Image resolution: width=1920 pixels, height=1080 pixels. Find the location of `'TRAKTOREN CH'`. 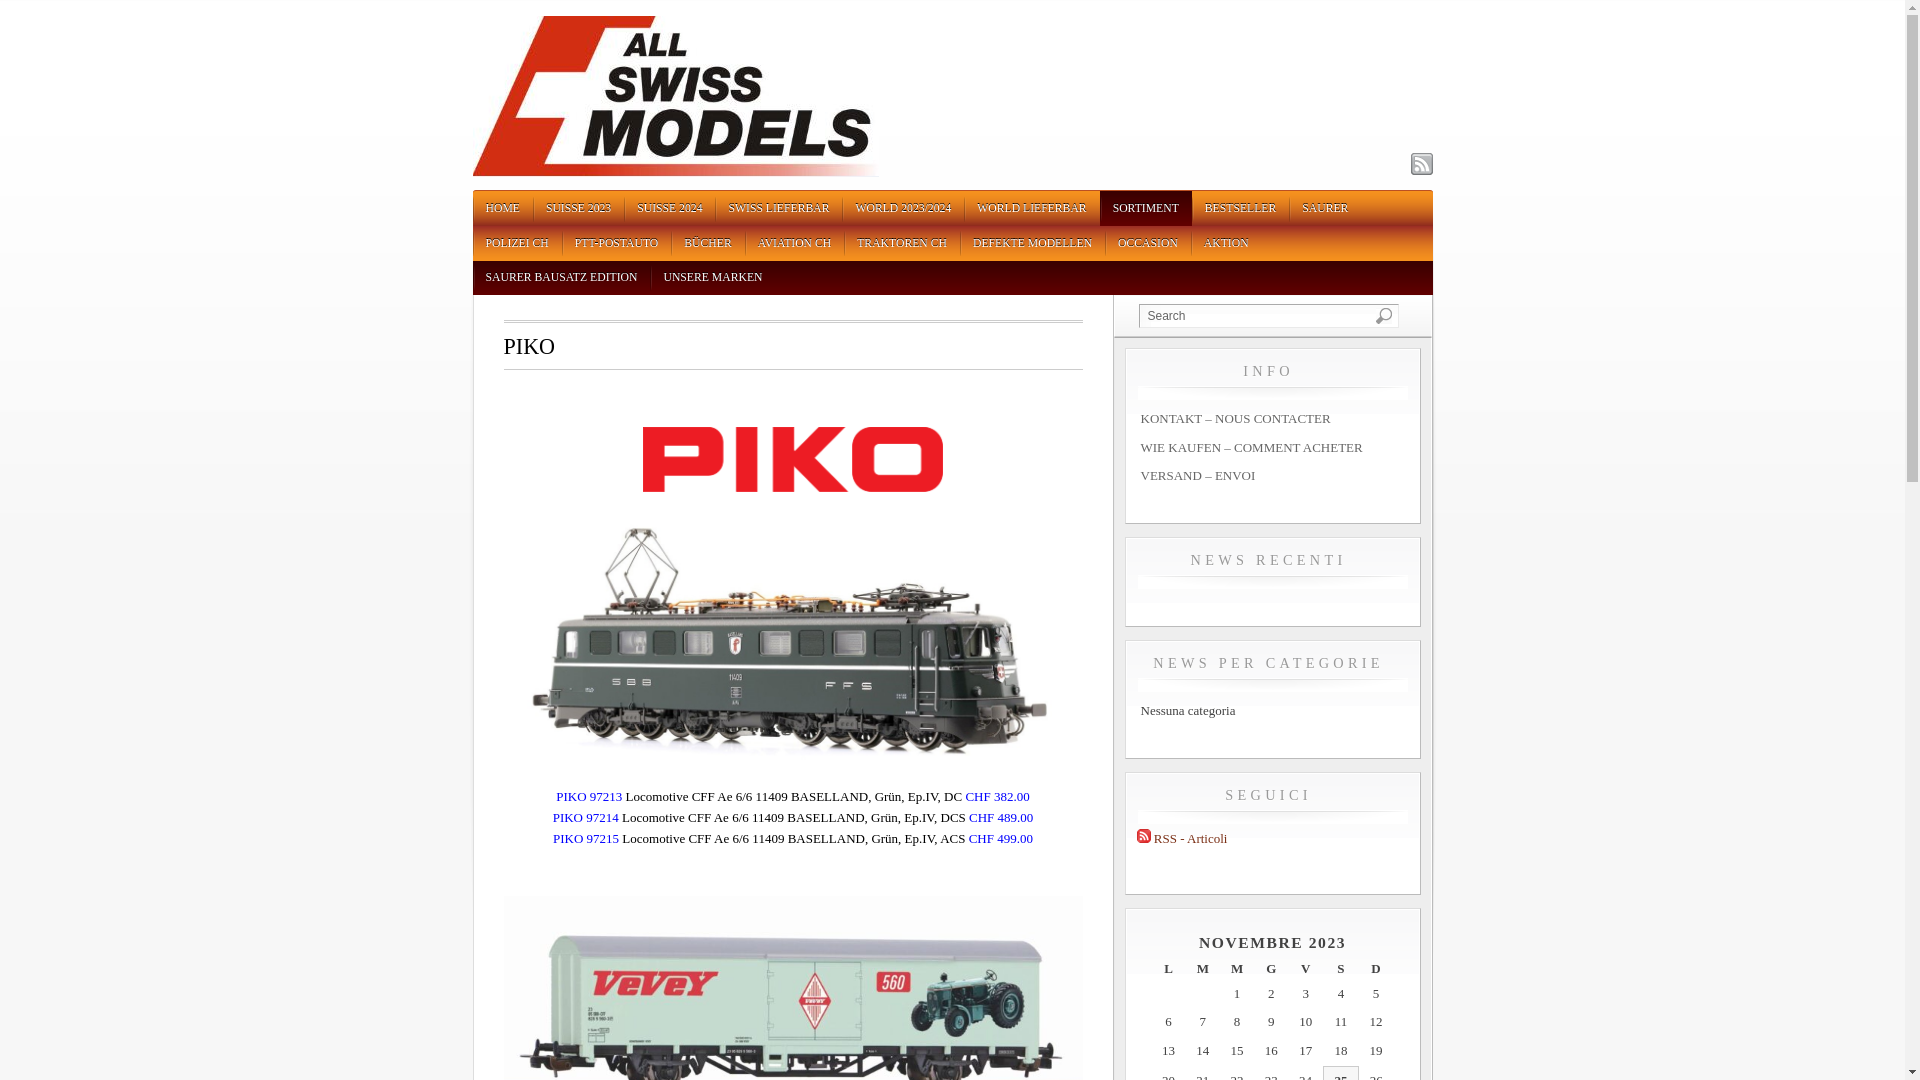

'TRAKTOREN CH' is located at coordinates (901, 242).